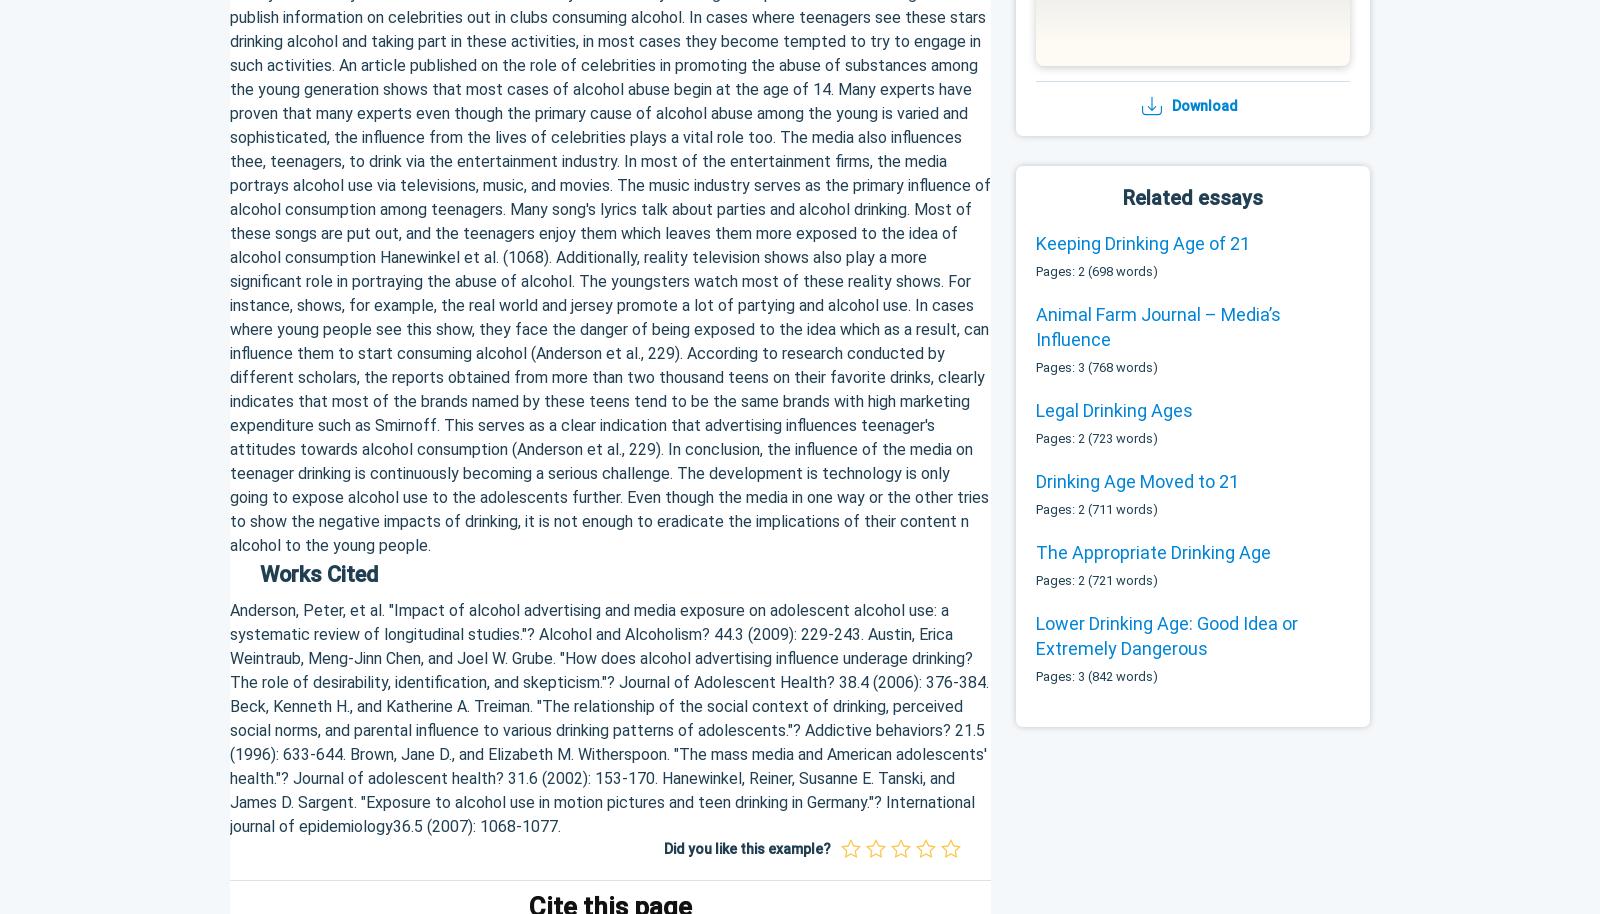 The height and width of the screenshot is (914, 1600). Describe the element at coordinates (1203, 105) in the screenshot. I see `'Download'` at that location.